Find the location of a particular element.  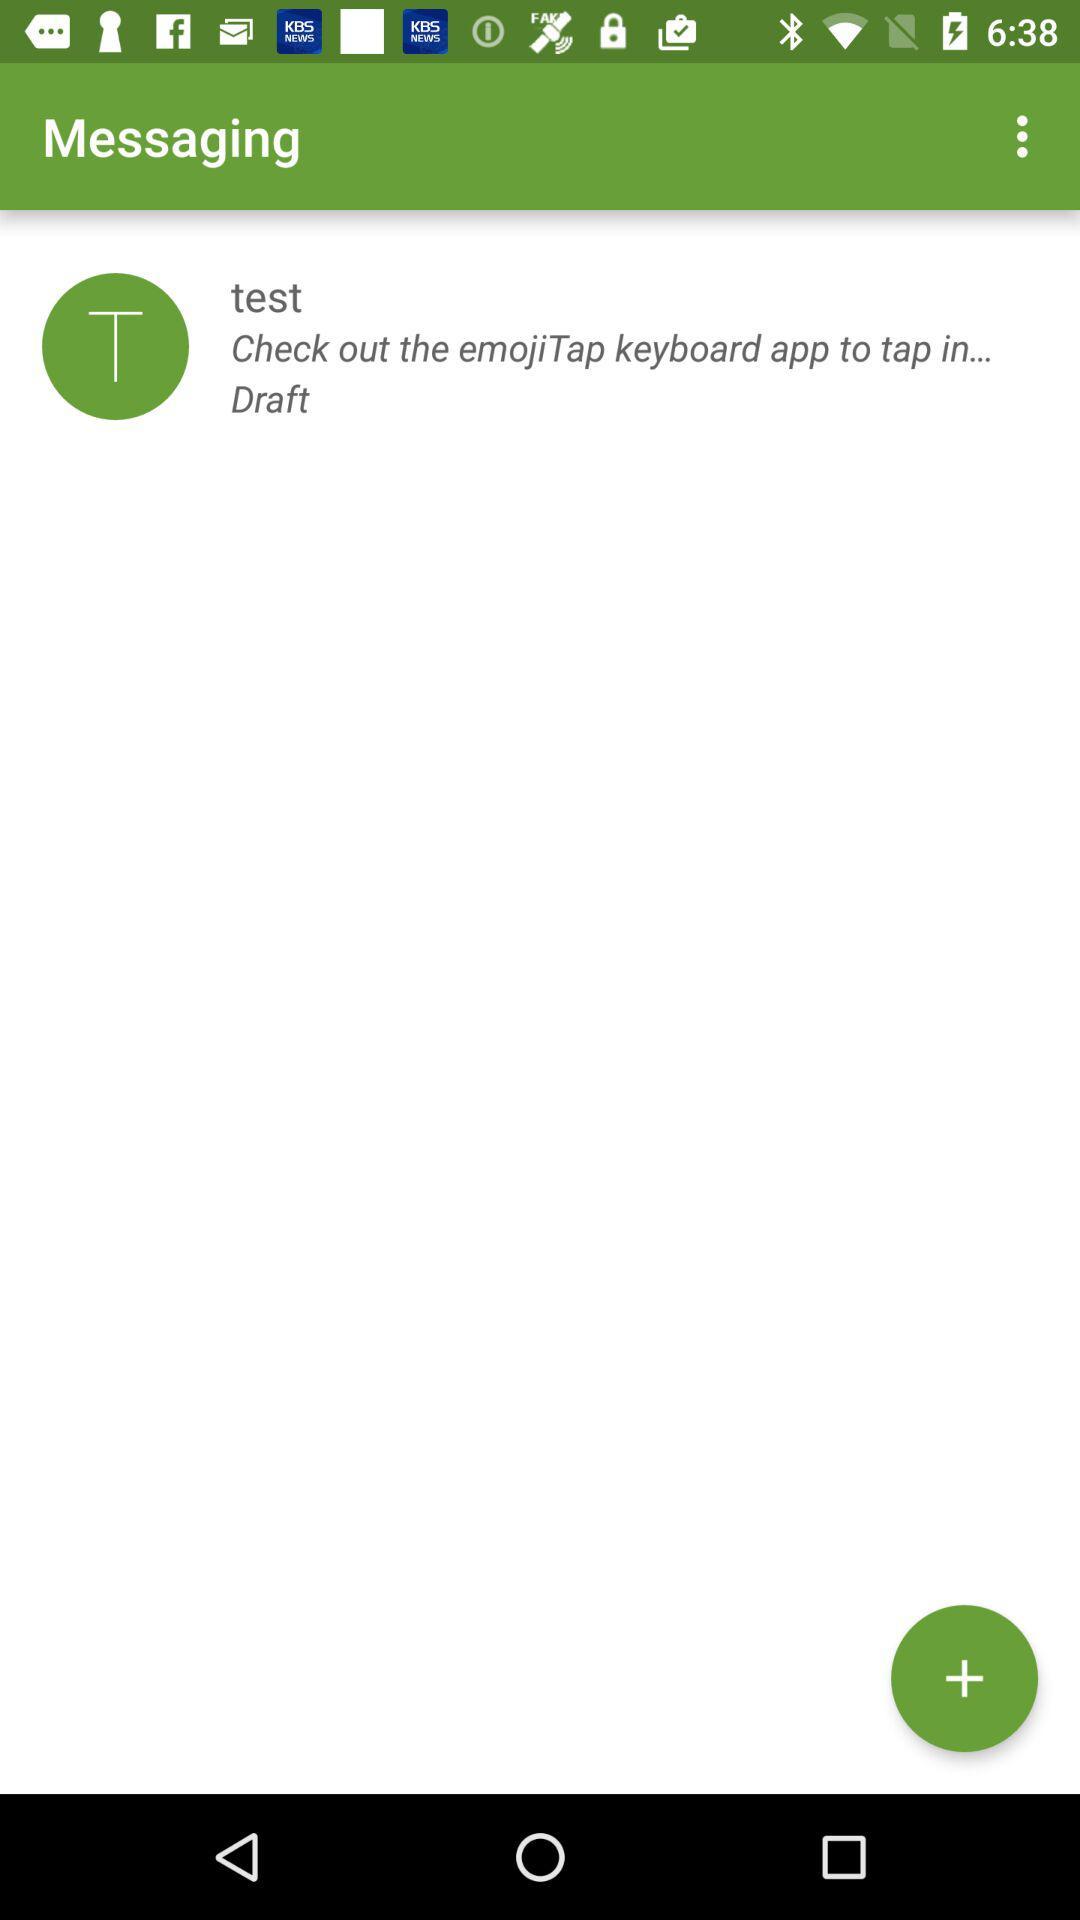

the add icon is located at coordinates (963, 1678).